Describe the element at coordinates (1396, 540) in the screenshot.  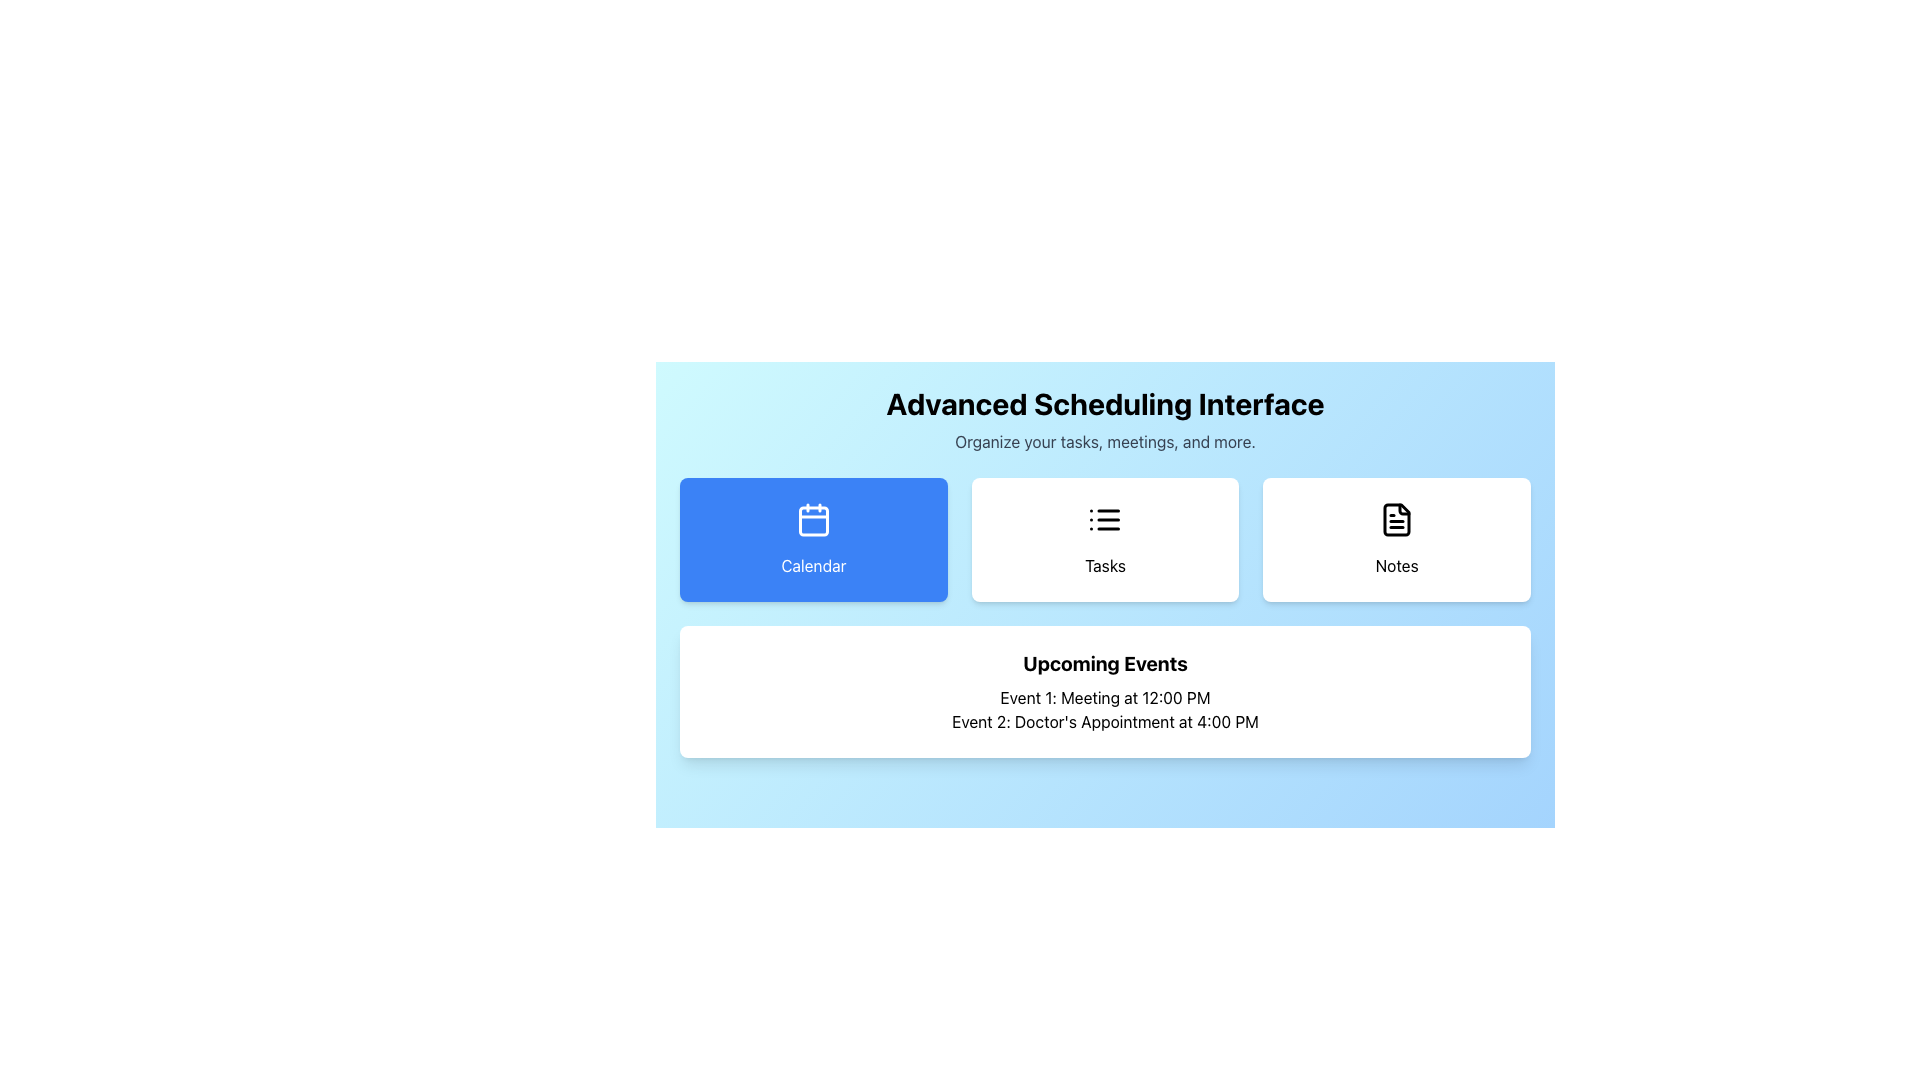
I see `the Notes button, which is the third button in a row under the 'Calendar Tasks Notes' section` at that location.